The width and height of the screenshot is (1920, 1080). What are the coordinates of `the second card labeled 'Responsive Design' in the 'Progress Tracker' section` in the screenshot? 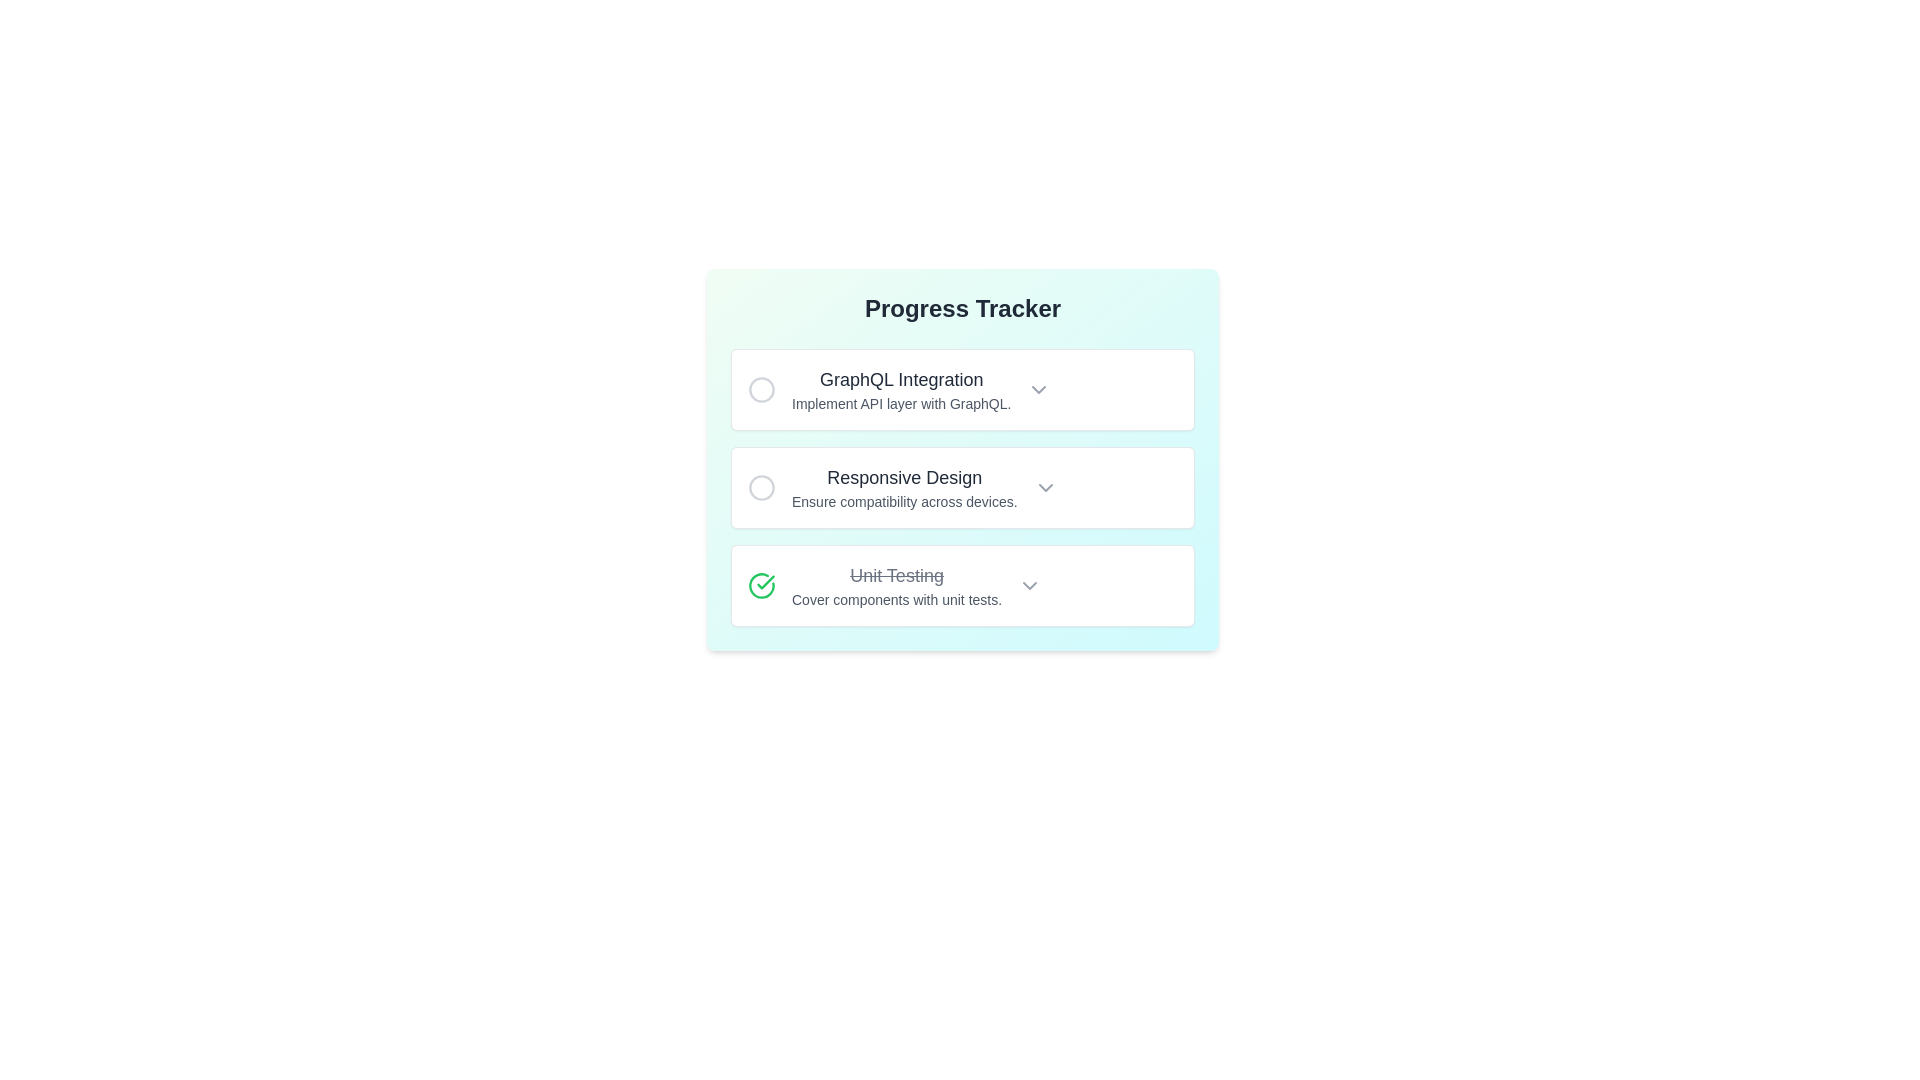 It's located at (963, 459).